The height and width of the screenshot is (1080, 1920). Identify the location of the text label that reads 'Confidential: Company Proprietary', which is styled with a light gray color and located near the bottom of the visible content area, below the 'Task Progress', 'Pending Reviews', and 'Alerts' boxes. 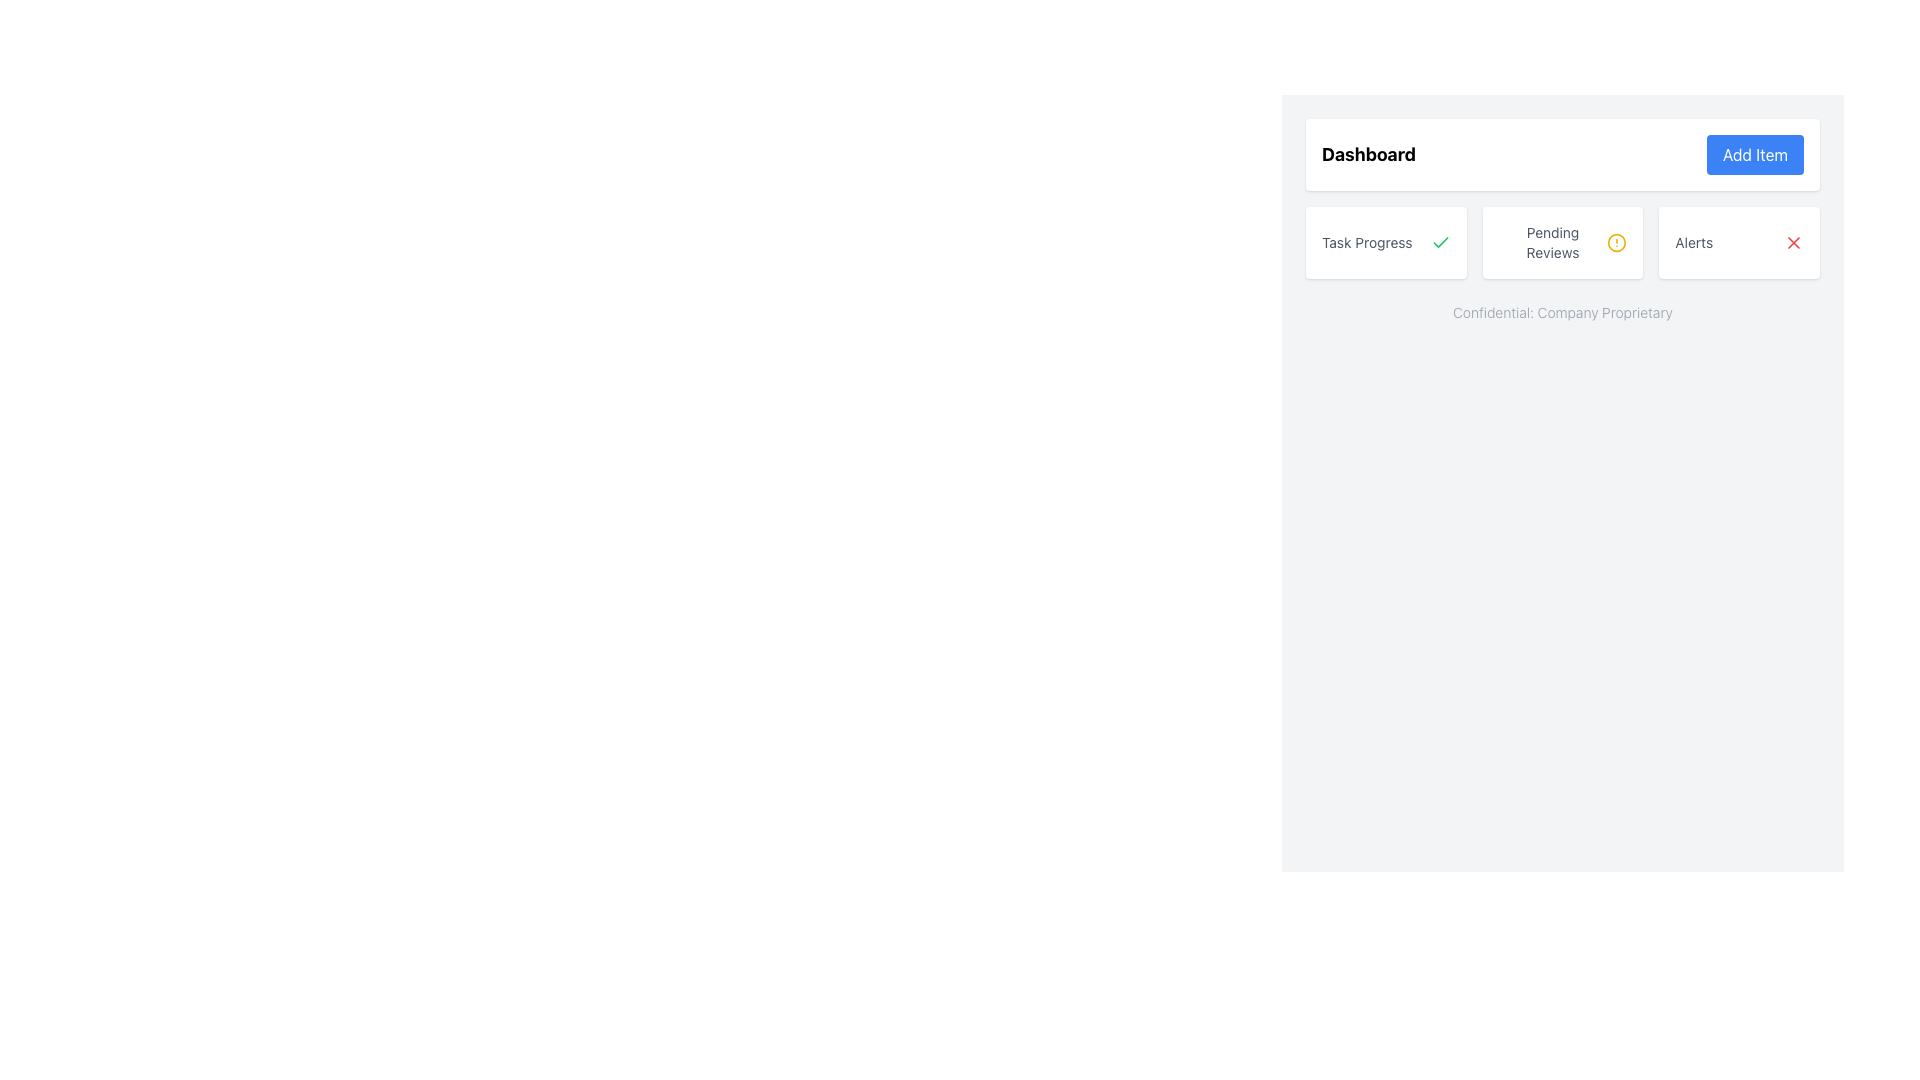
(1562, 312).